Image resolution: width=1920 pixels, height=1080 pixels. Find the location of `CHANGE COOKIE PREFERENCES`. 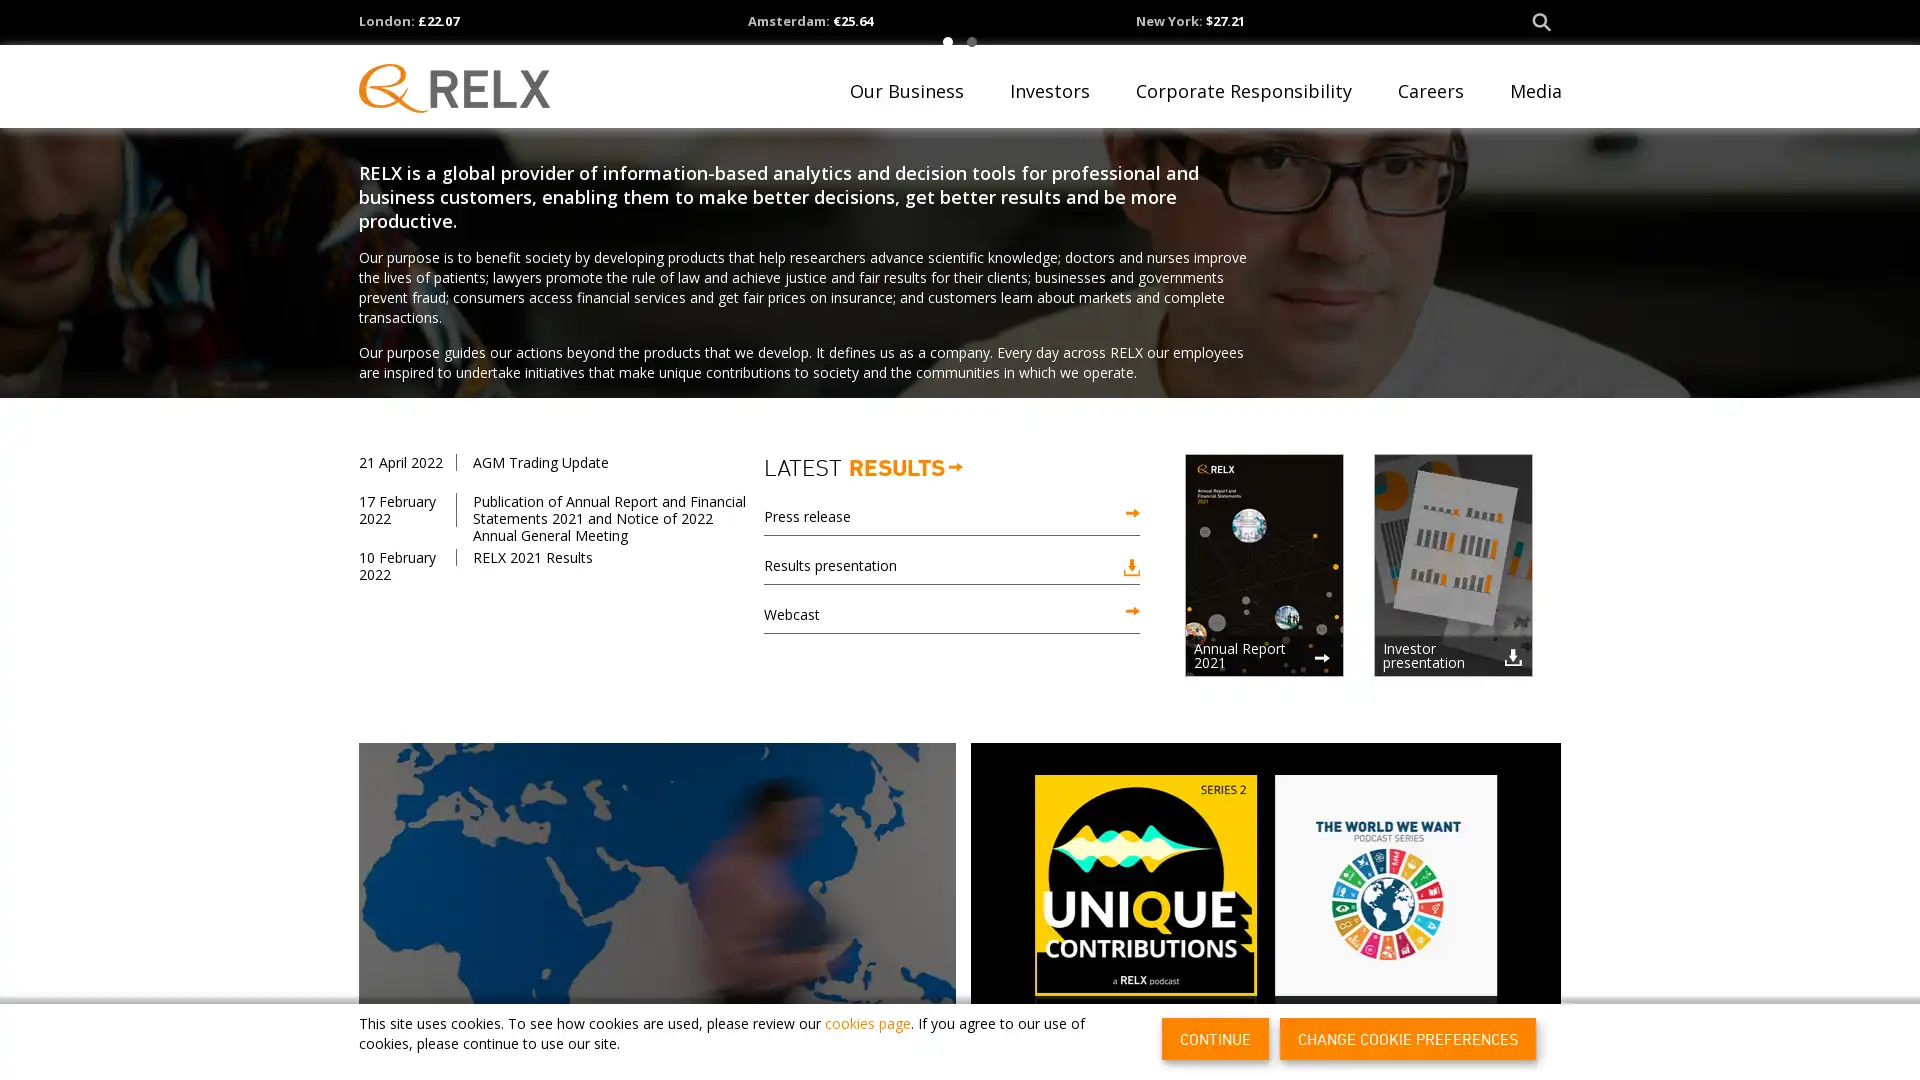

CHANGE COOKIE PREFERENCES is located at coordinates (1418, 1037).